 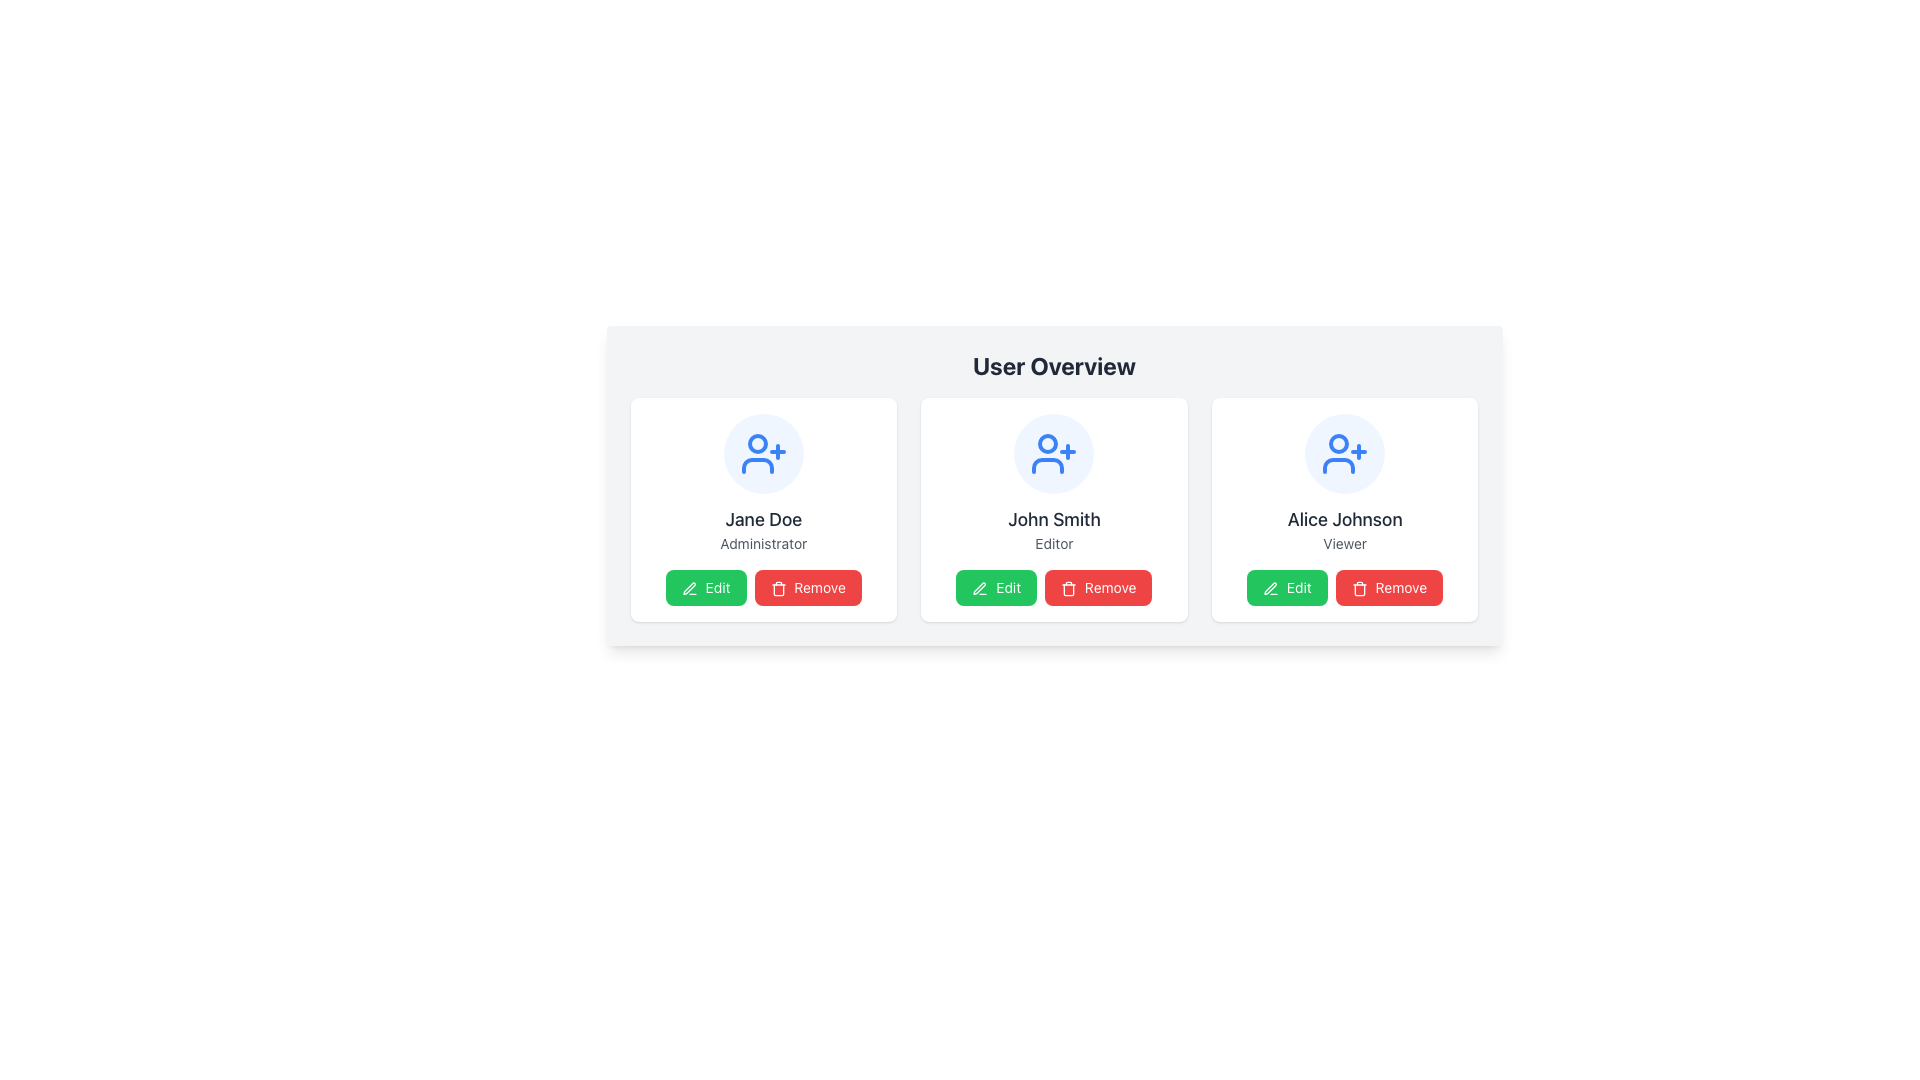 What do you see at coordinates (762, 519) in the screenshot?
I see `the text label displaying 'Jane Doe' in bold font, centrally located within the leftmost card interface` at bounding box center [762, 519].